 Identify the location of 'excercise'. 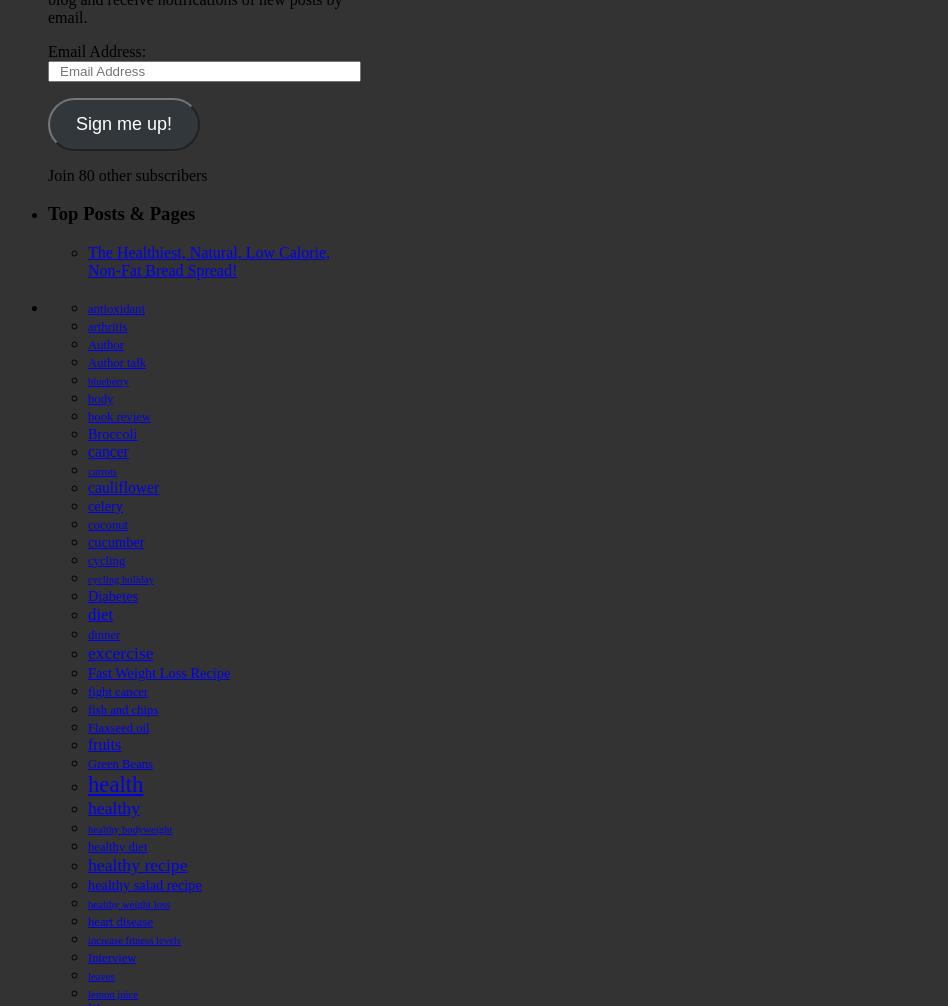
(119, 651).